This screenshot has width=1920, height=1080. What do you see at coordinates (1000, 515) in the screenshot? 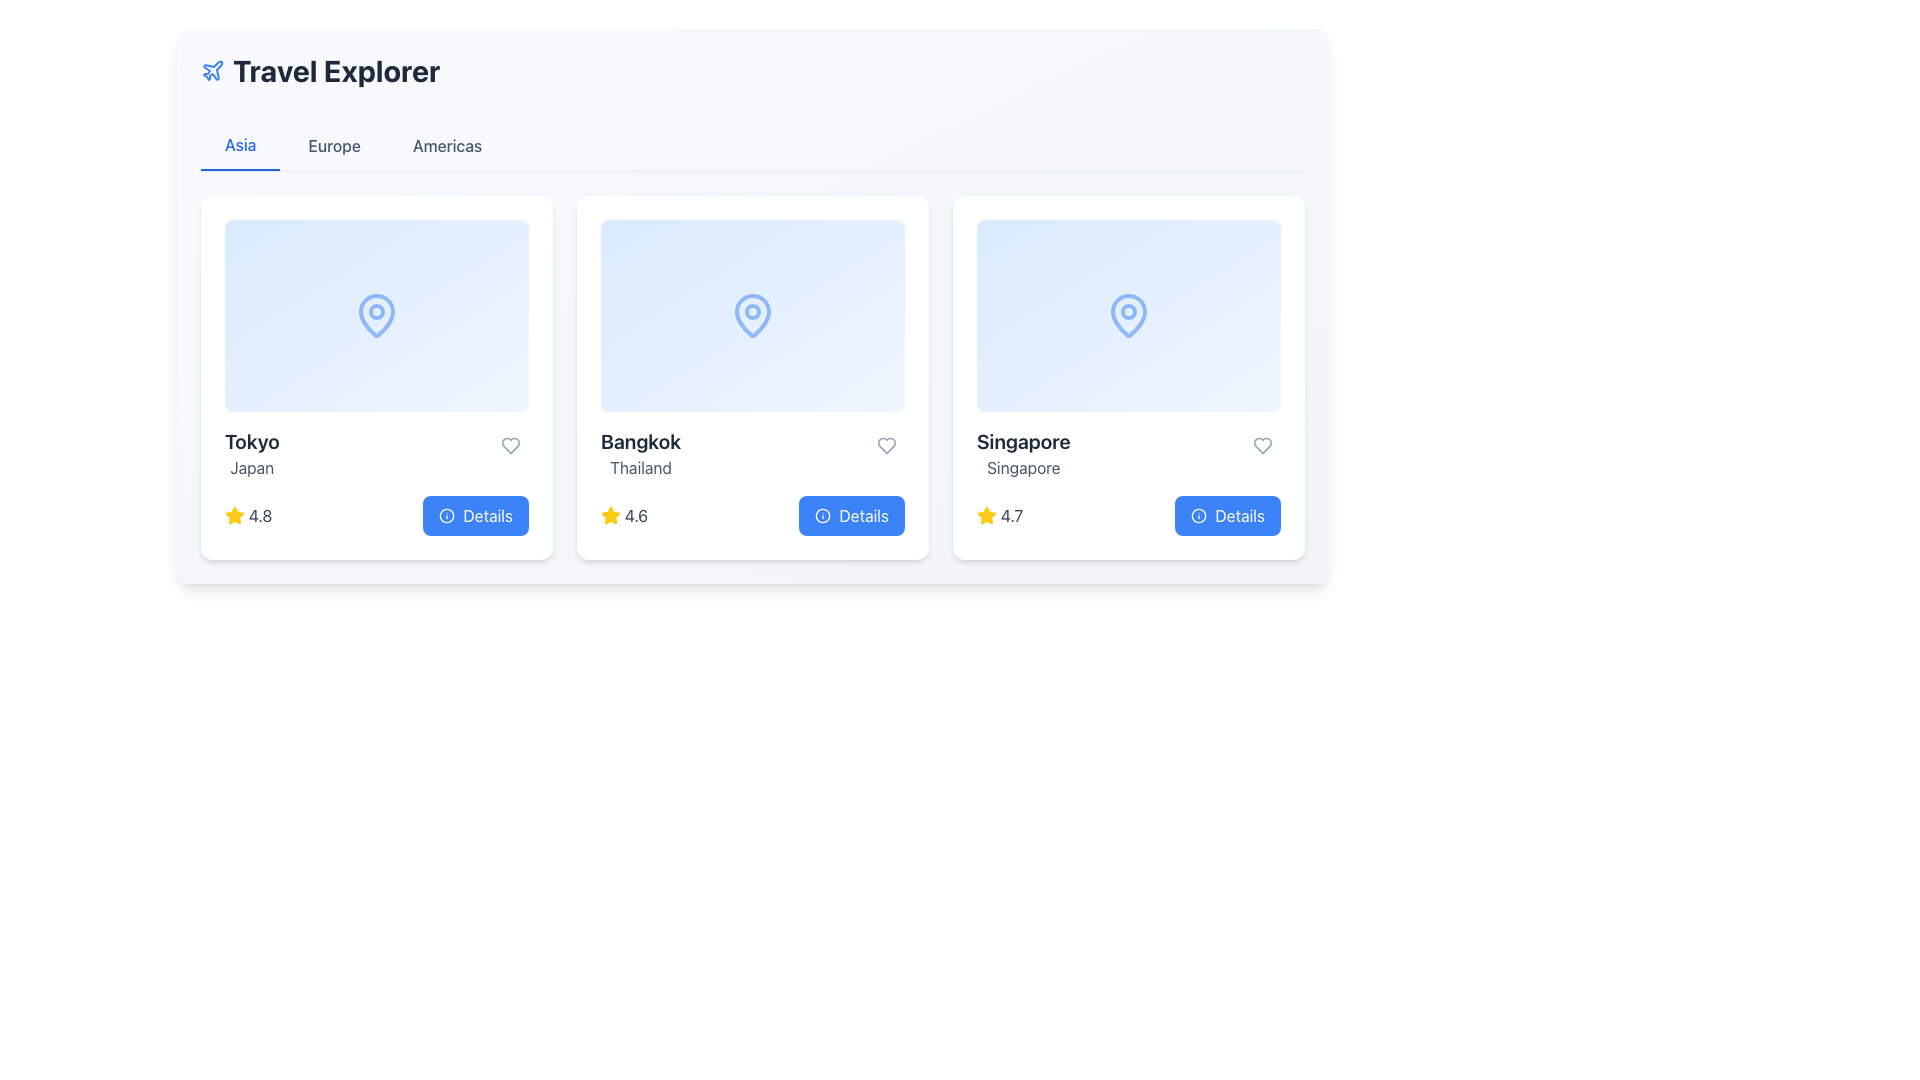
I see `rating score displayed on the rating indicator located at the bottom-left corner of the card labeled 'Singapore, Singapore' in the 'Travel Explorer' interface` at bounding box center [1000, 515].